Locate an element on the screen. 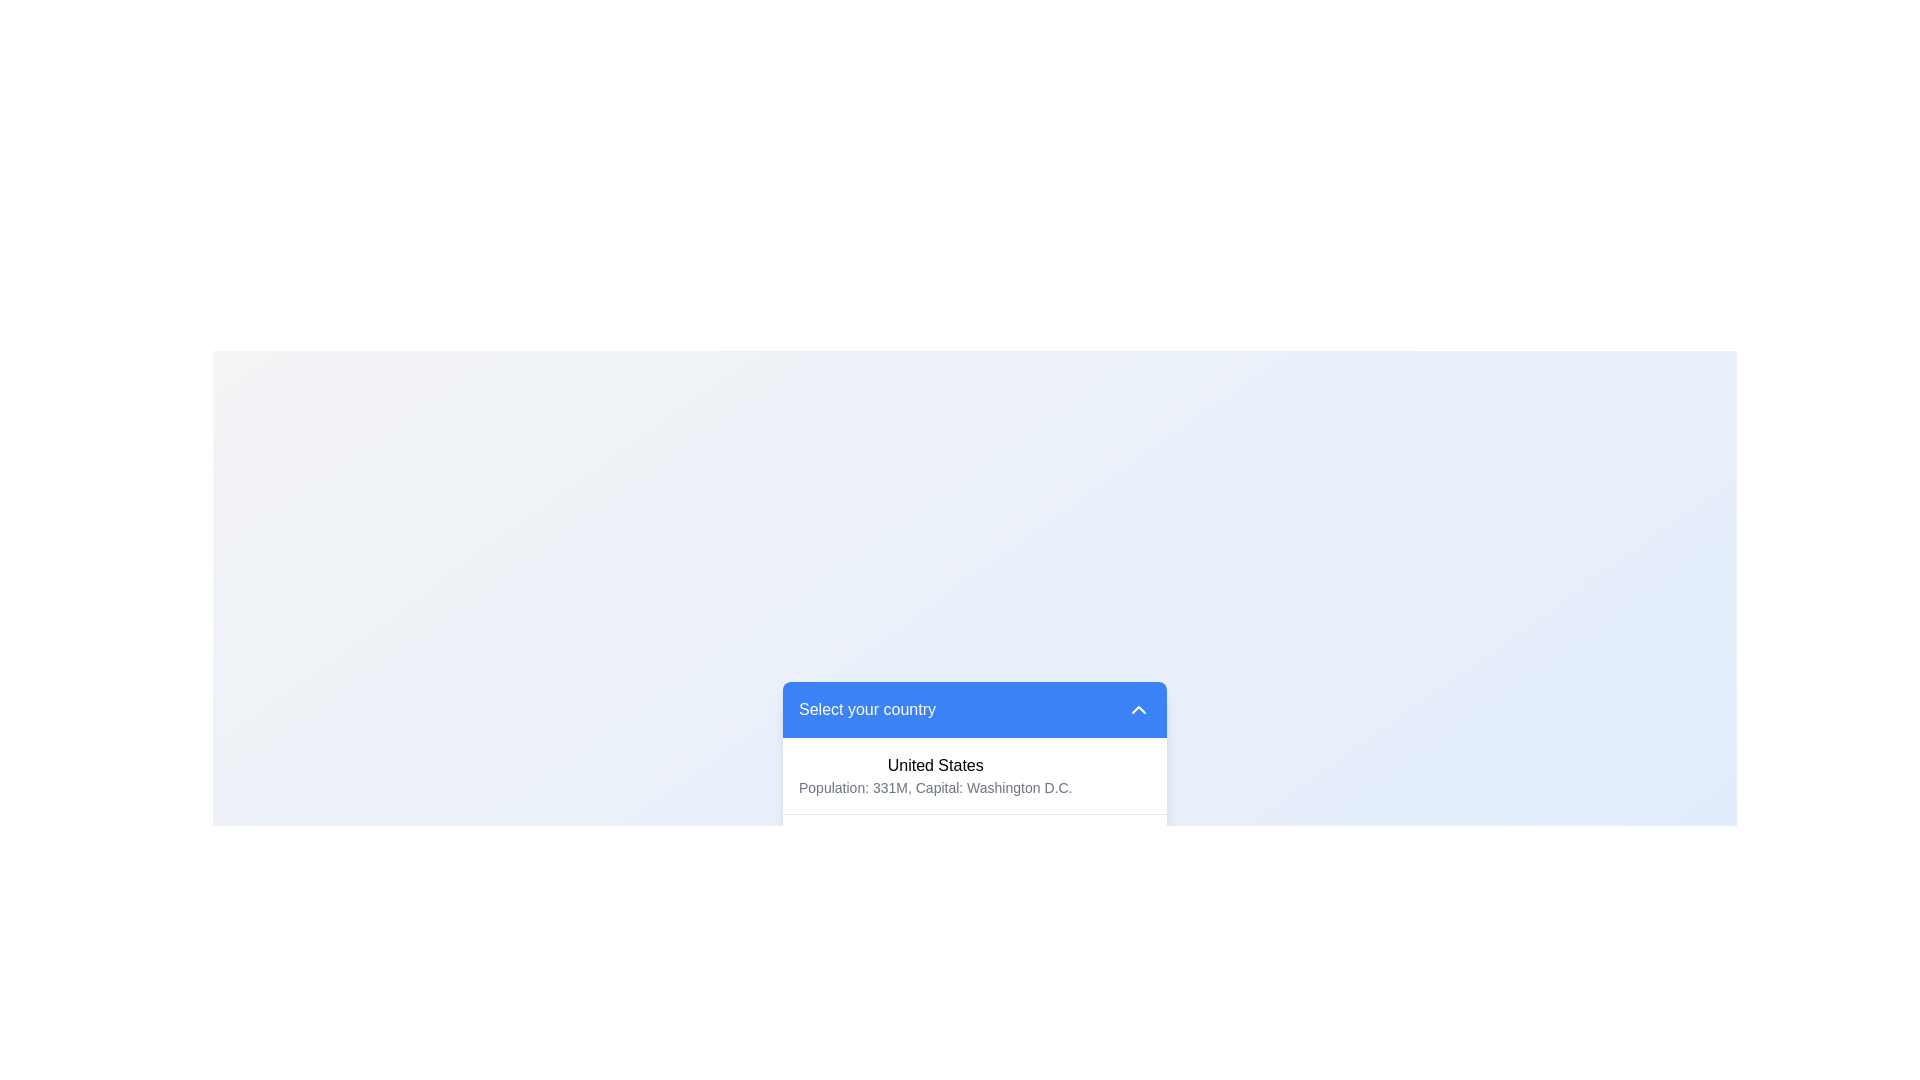 This screenshot has height=1080, width=1920. the text block displaying 'United States' which contains details about population and capital is located at coordinates (934, 774).